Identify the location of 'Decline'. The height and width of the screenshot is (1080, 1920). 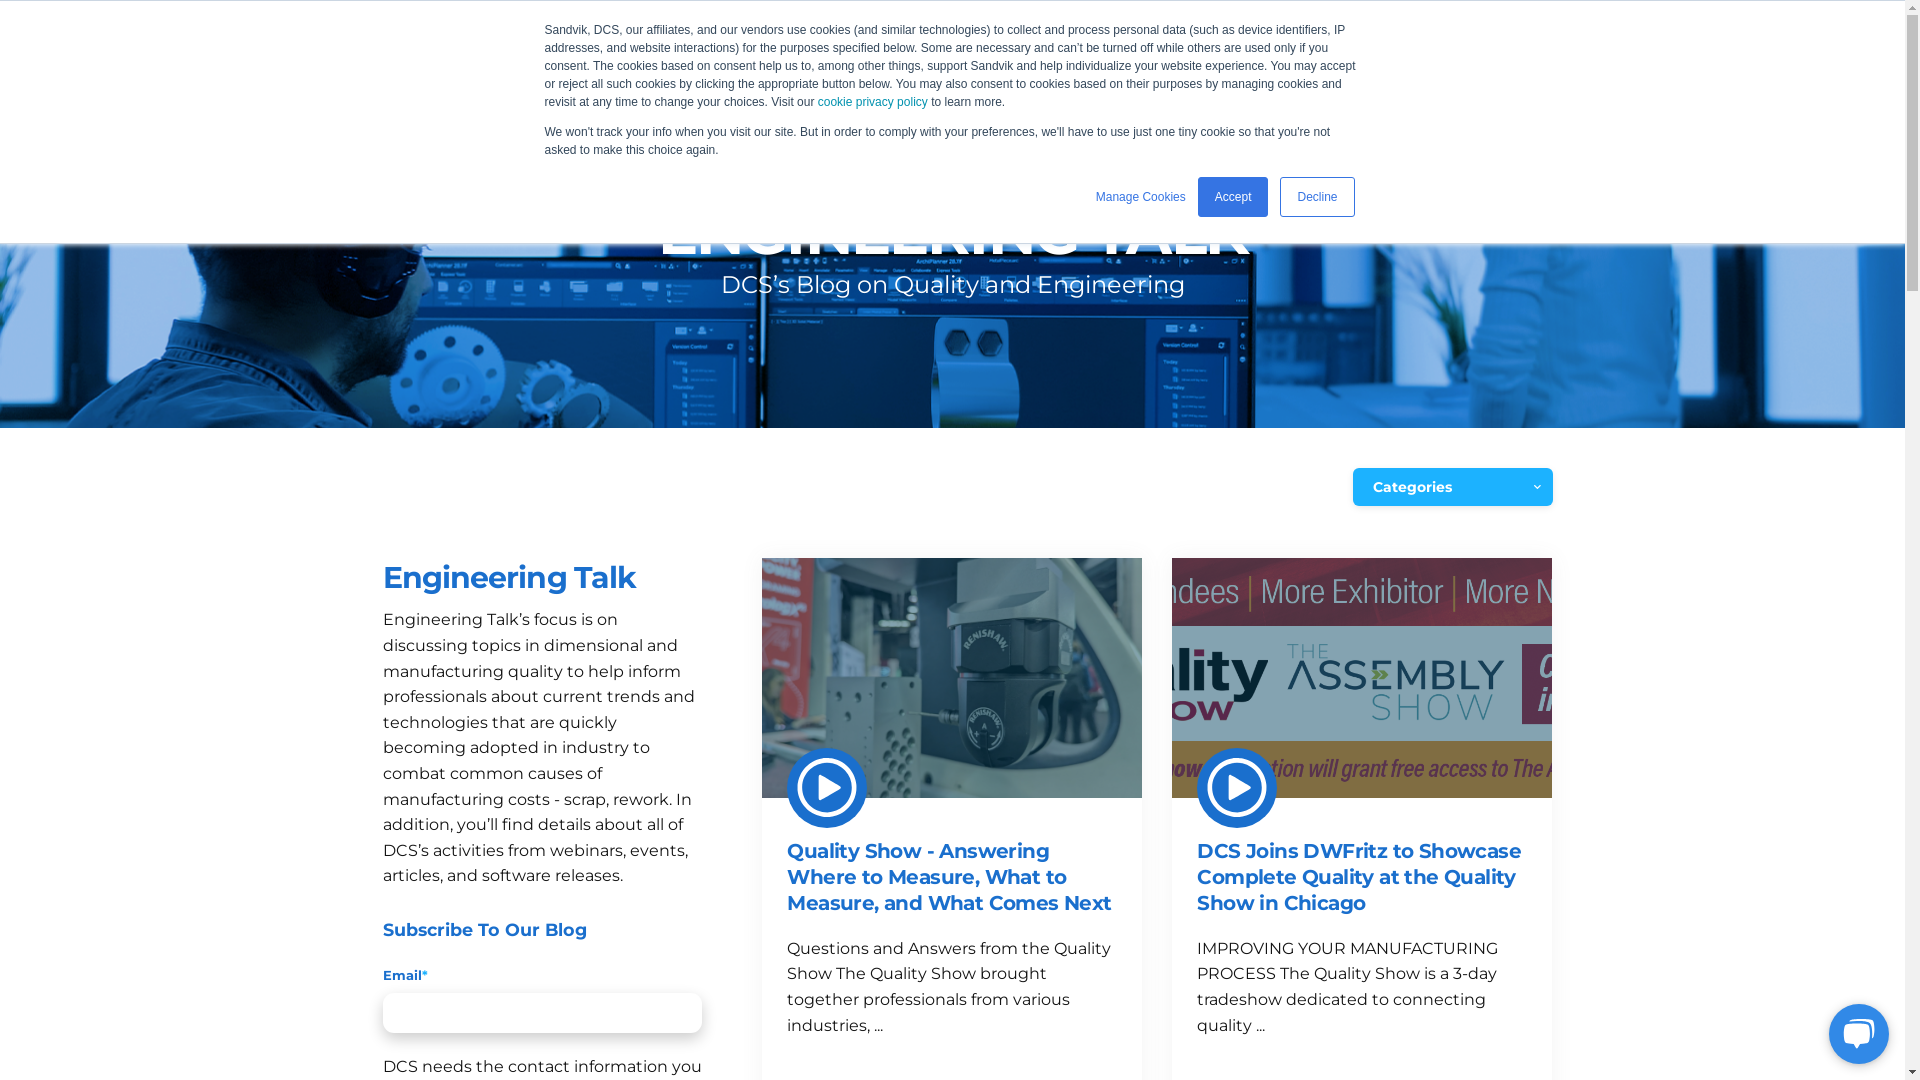
(1316, 196).